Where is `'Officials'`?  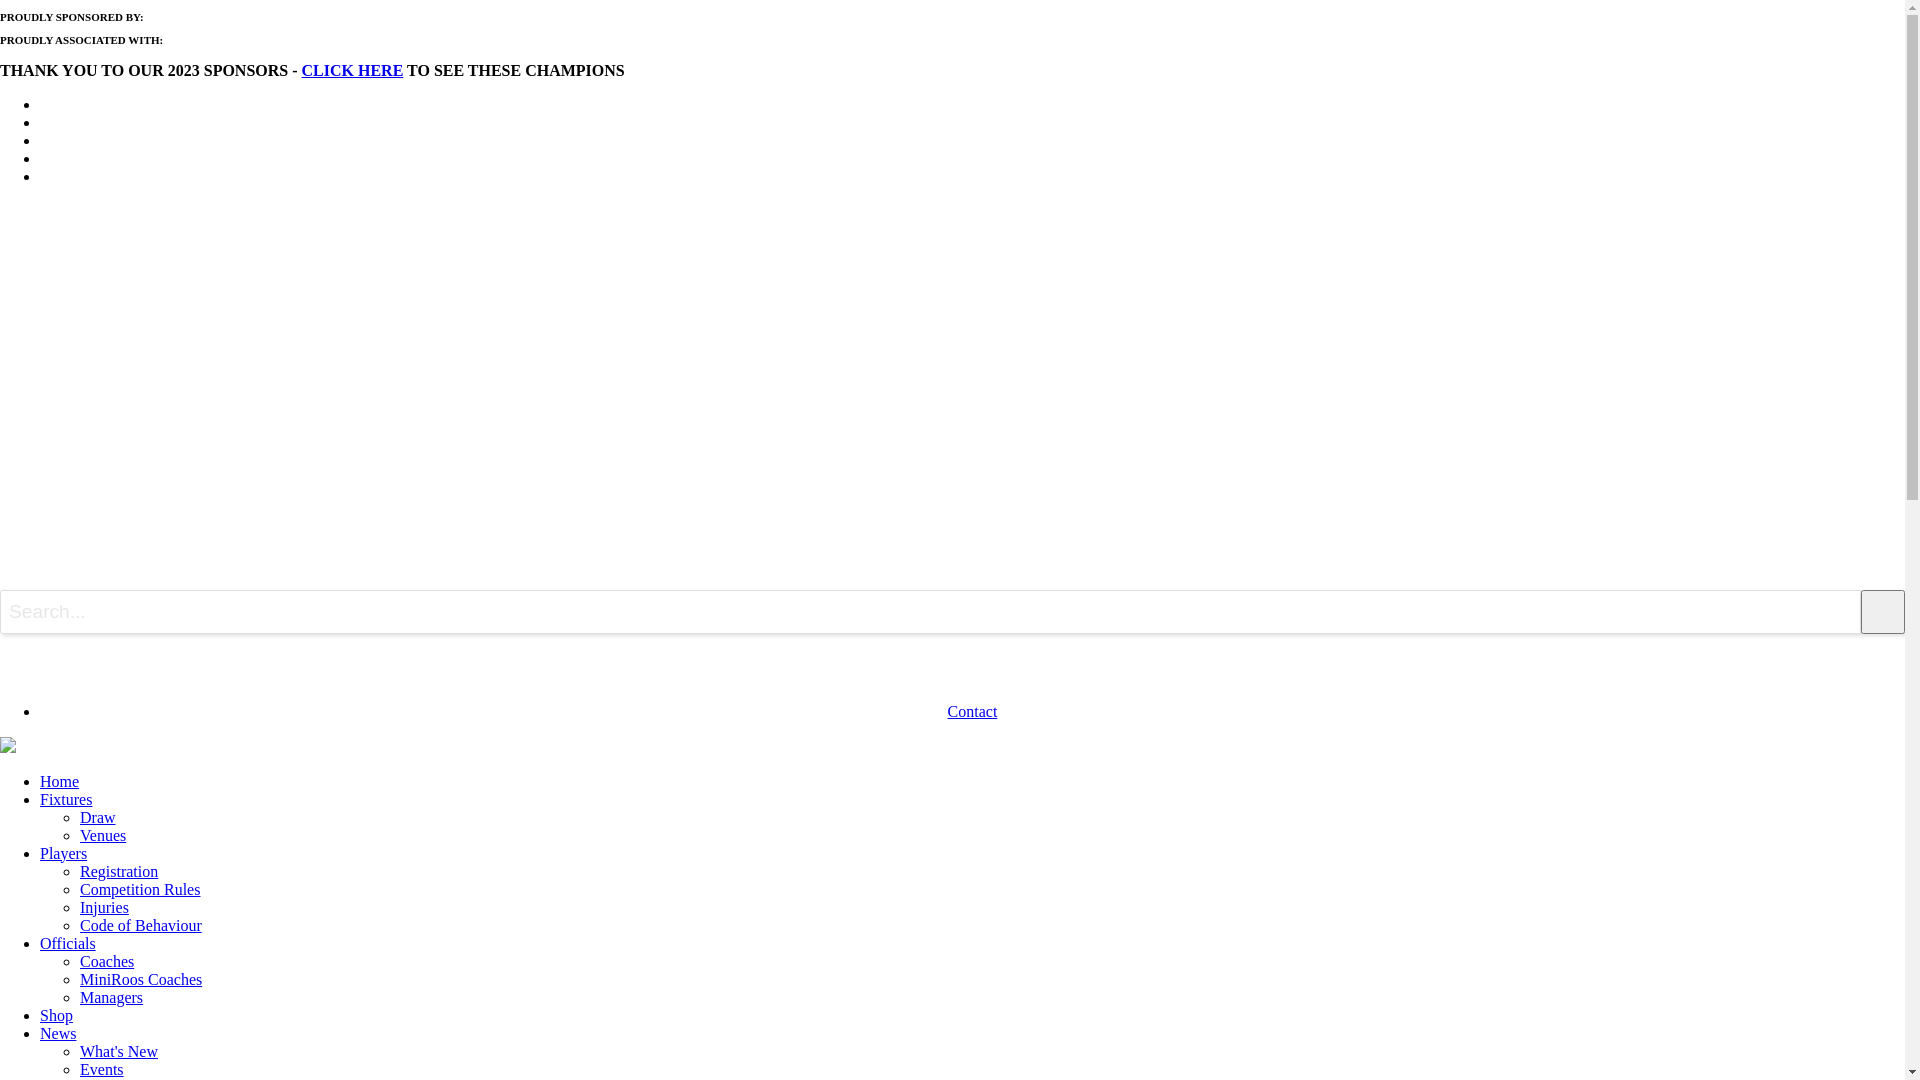
'Officials' is located at coordinates (67, 943).